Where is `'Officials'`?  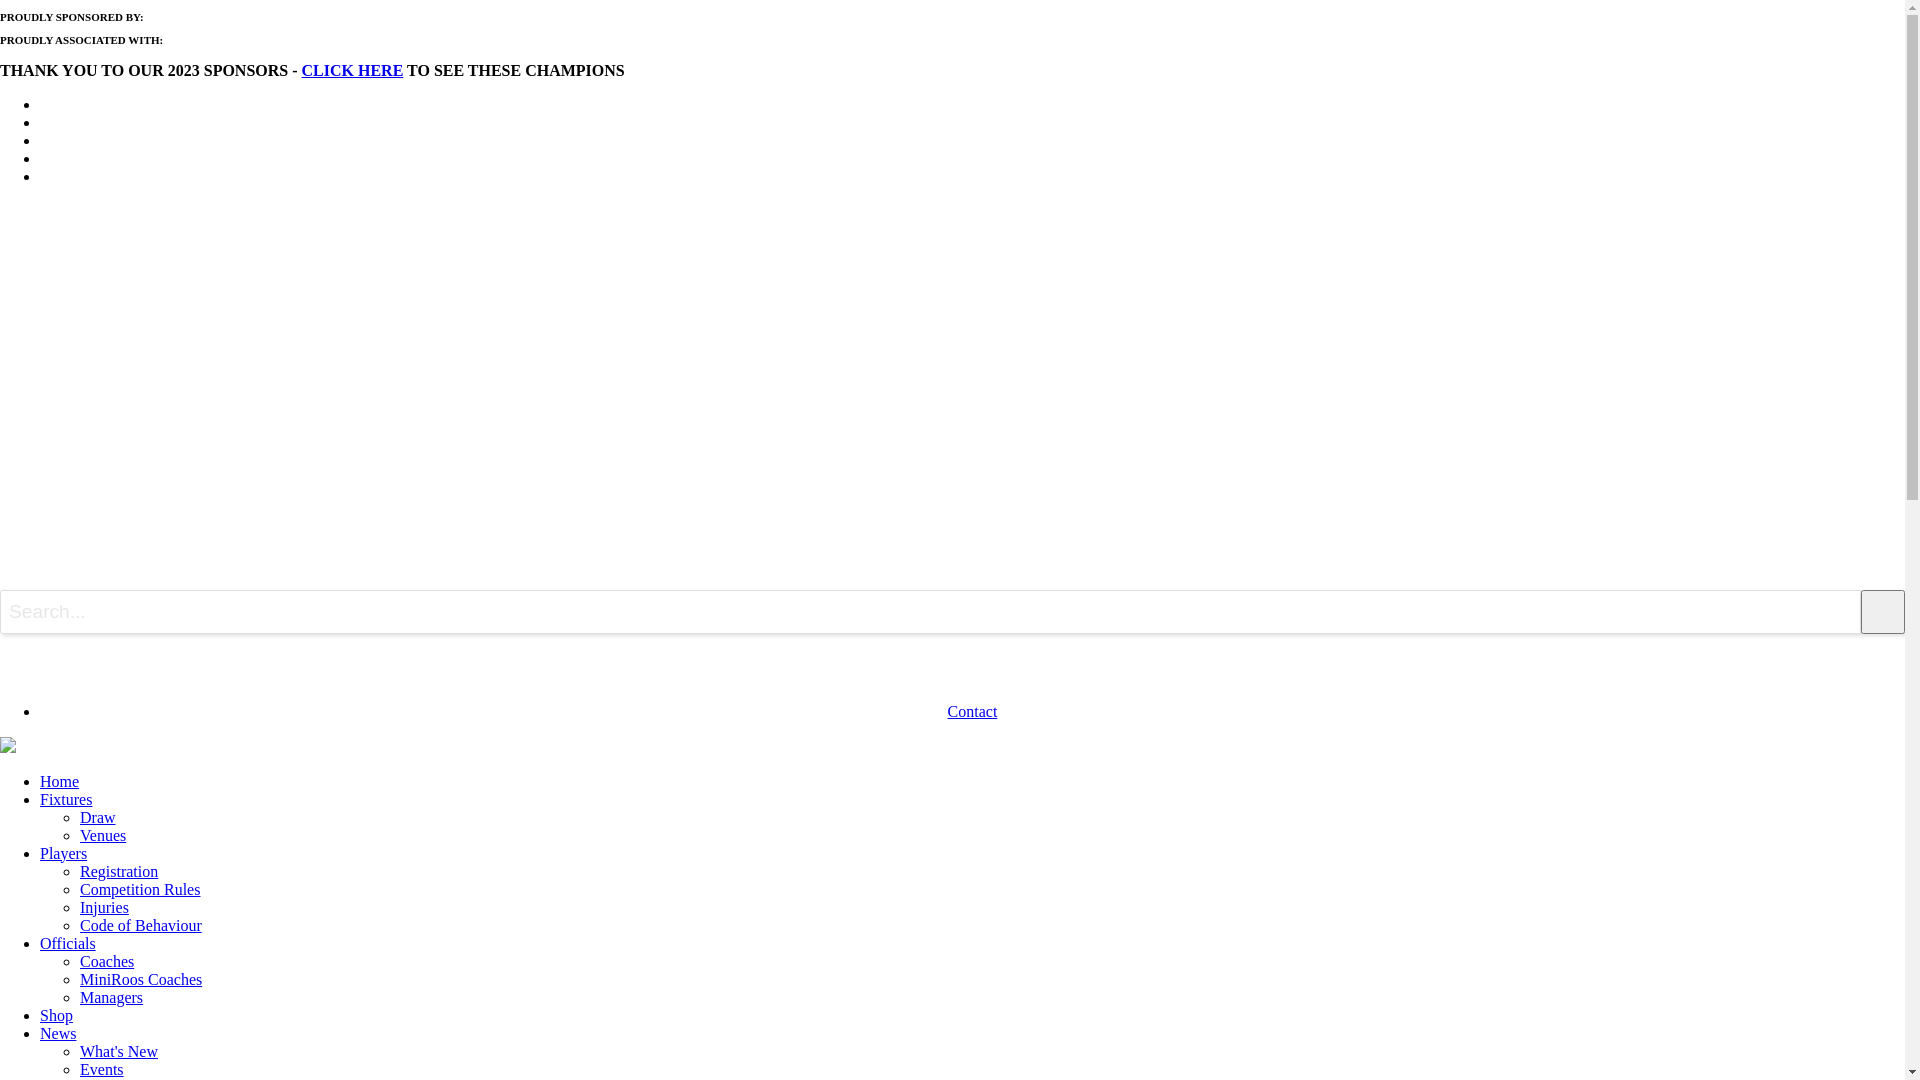
'Officials' is located at coordinates (67, 943).